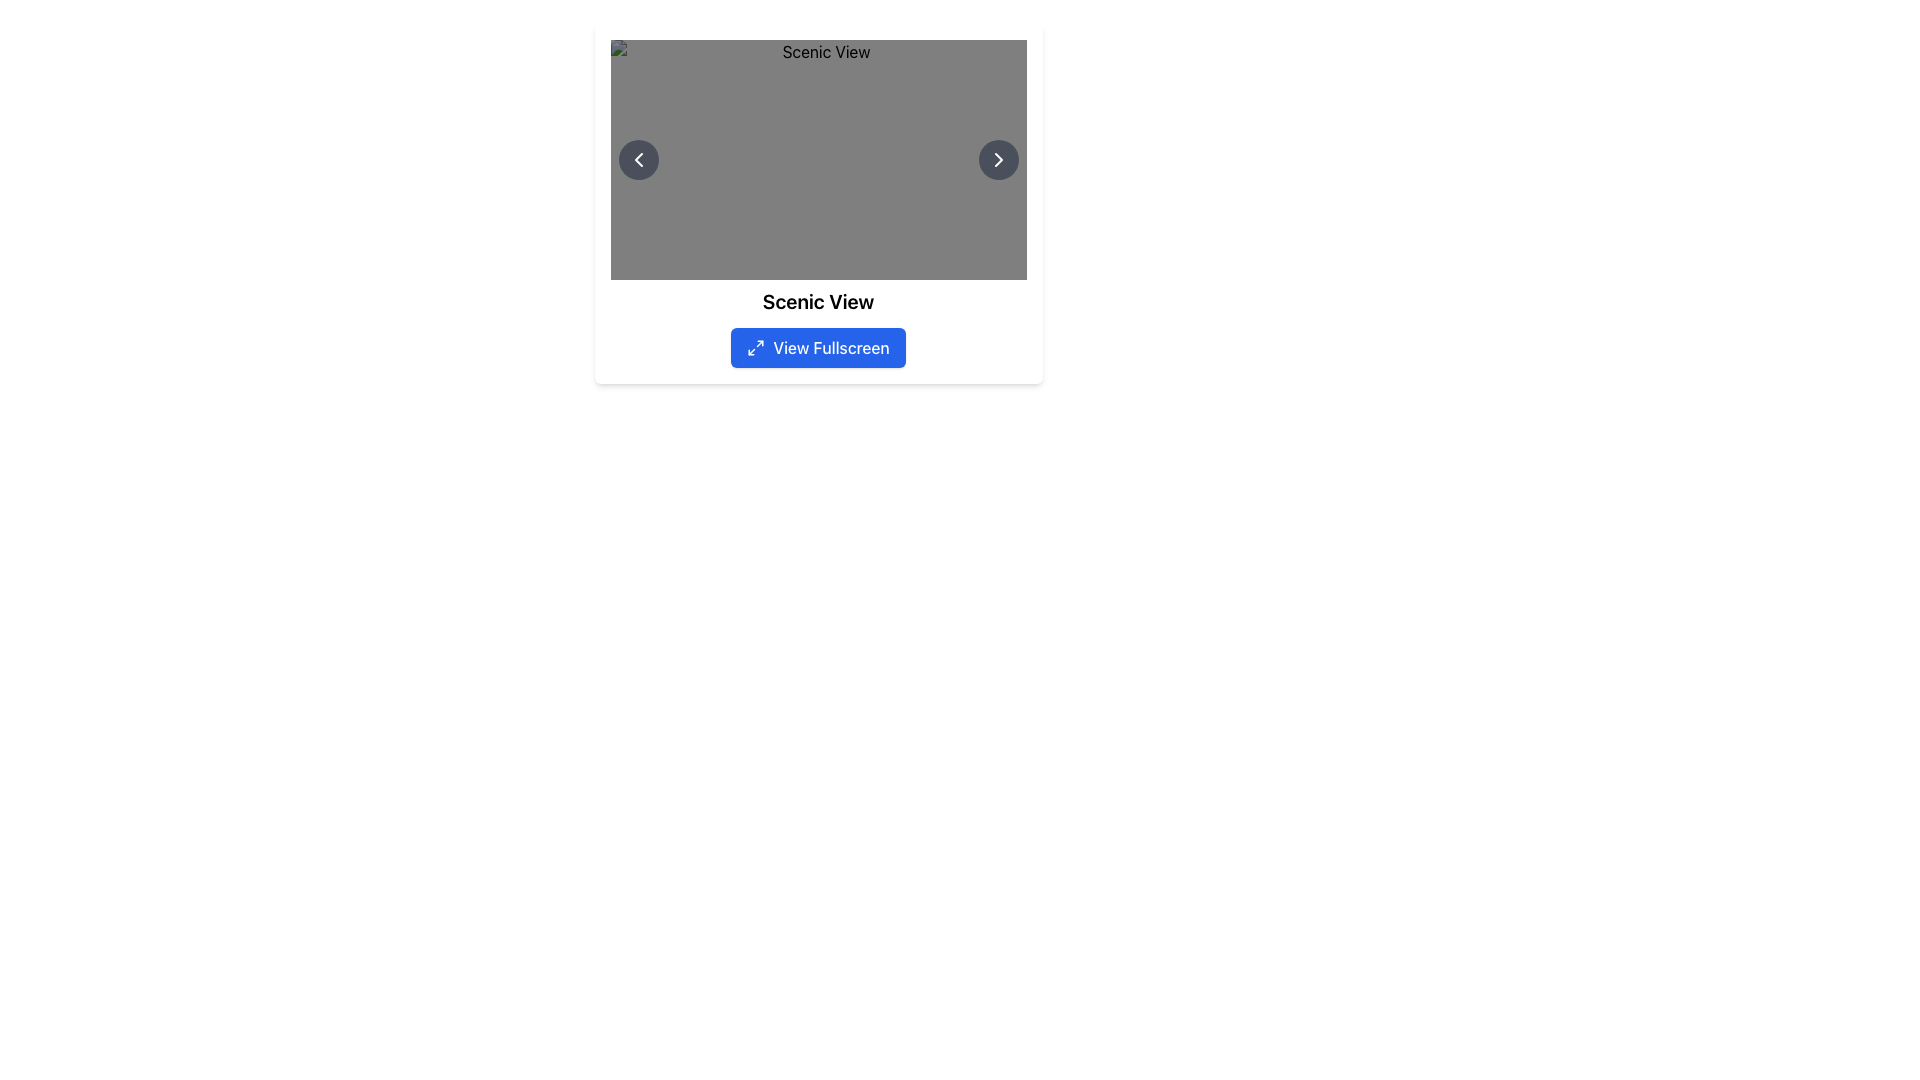 Image resolution: width=1920 pixels, height=1080 pixels. Describe the element at coordinates (998, 158) in the screenshot. I see `the right-side navigation icon within the SVG graphic, which indicates movement to the next item in a carousel or slideshow` at that location.